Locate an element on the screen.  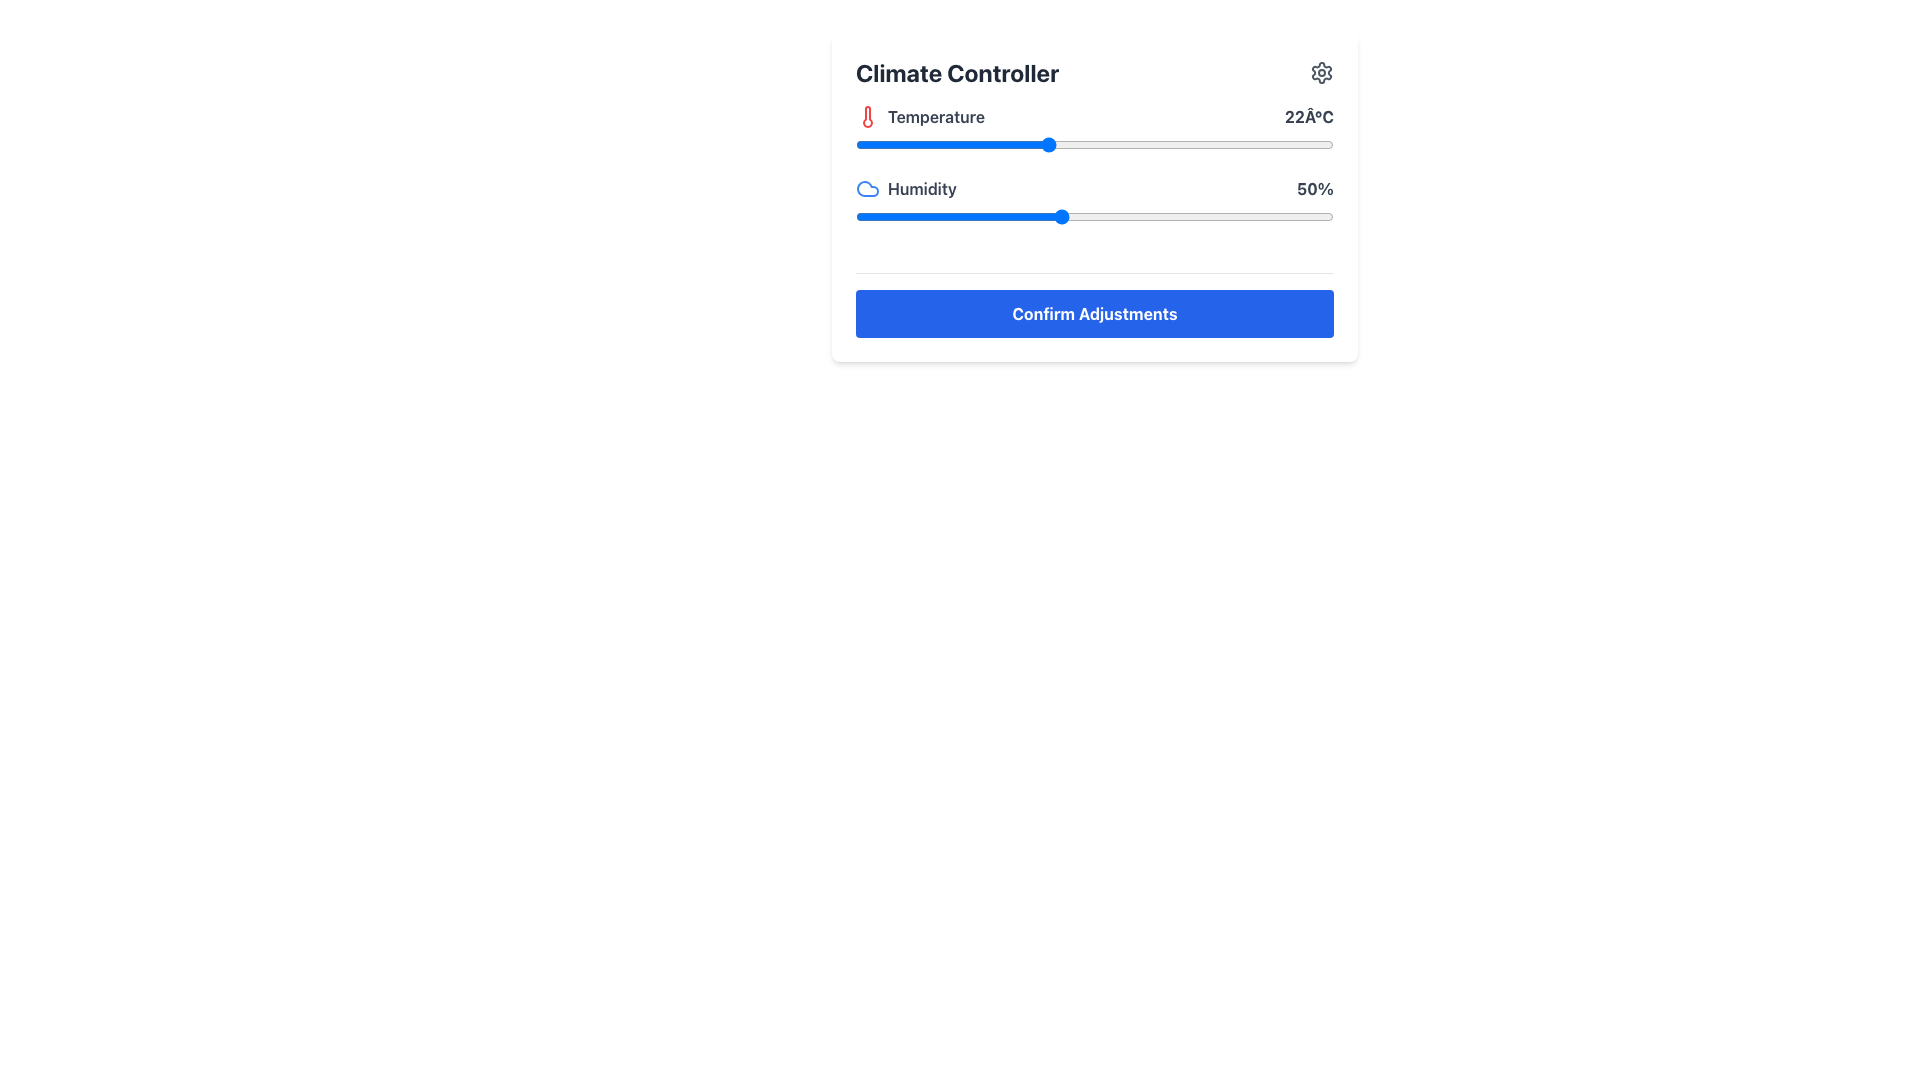
the text label displaying '22Â°C' in bold gray font located in the top-right corner of the 'Temperature' section is located at coordinates (1309, 116).